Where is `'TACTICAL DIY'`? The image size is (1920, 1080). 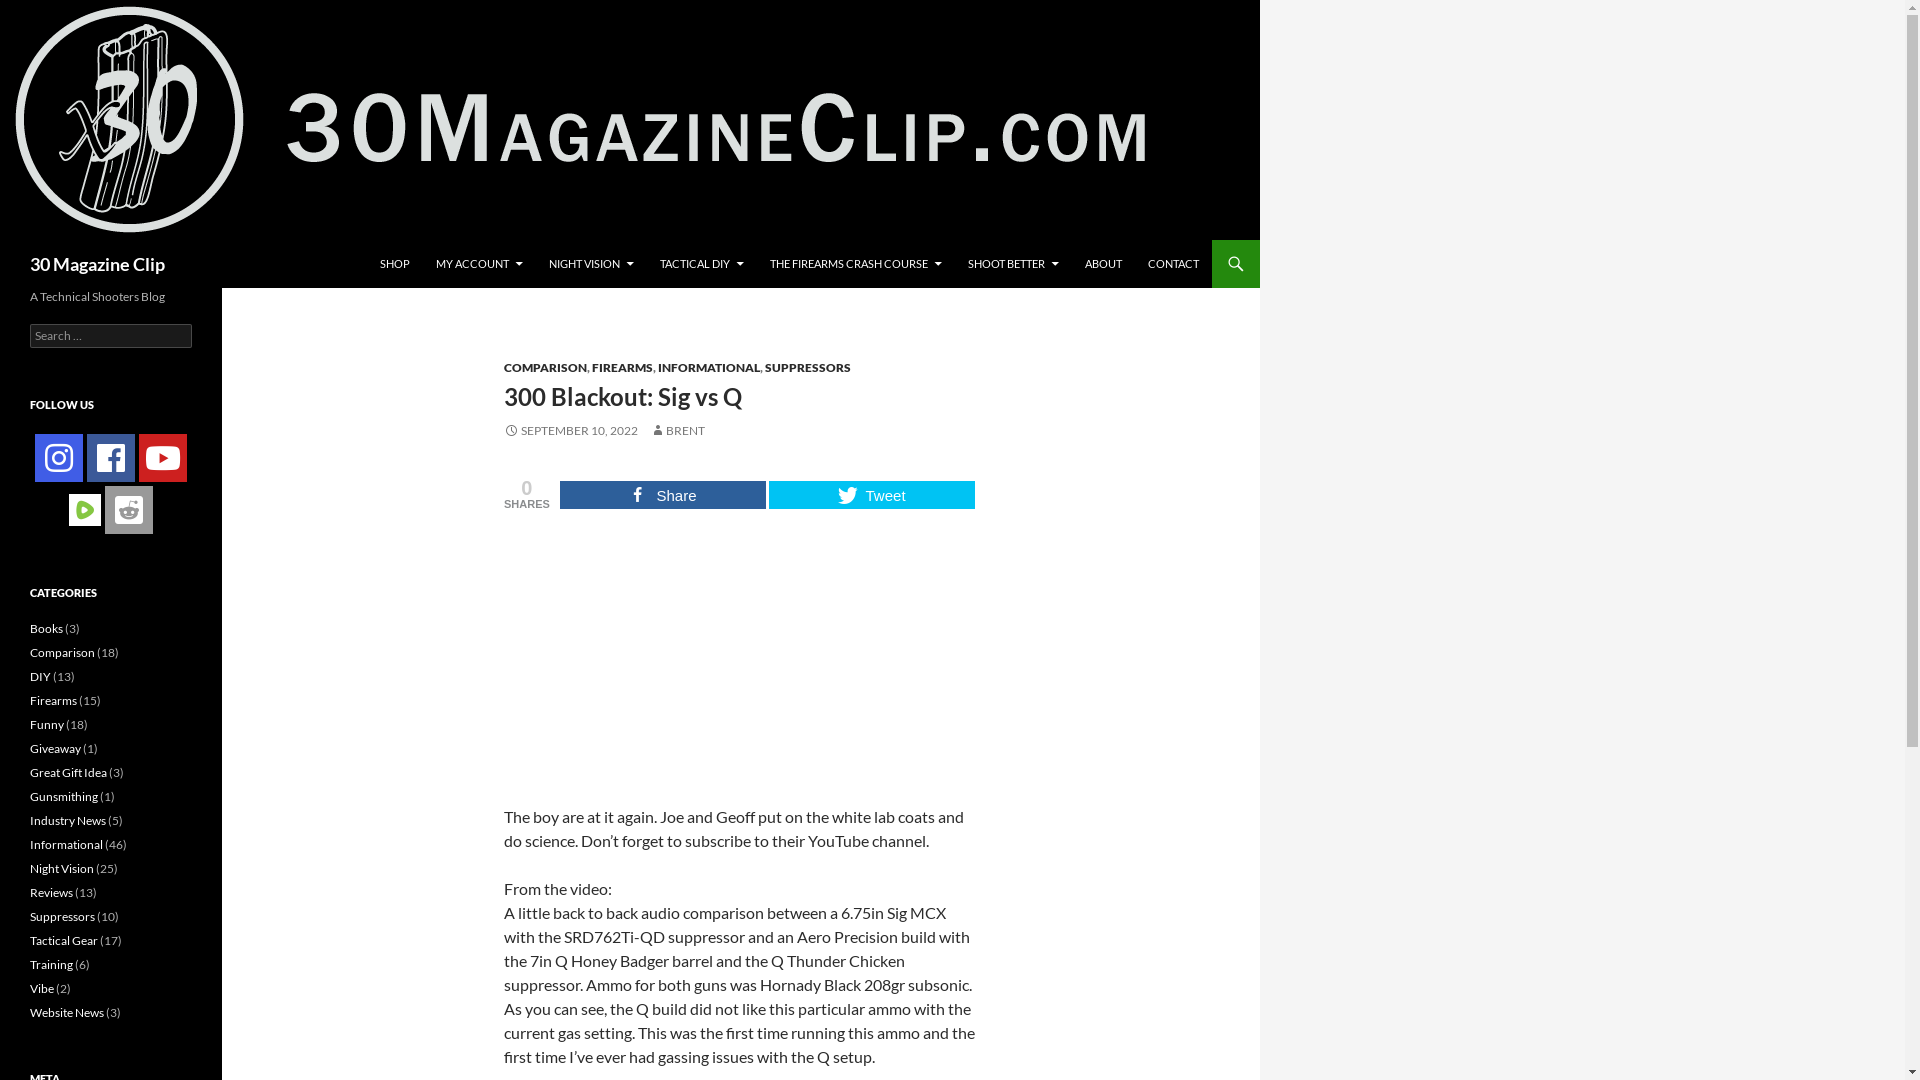 'TACTICAL DIY' is located at coordinates (648, 262).